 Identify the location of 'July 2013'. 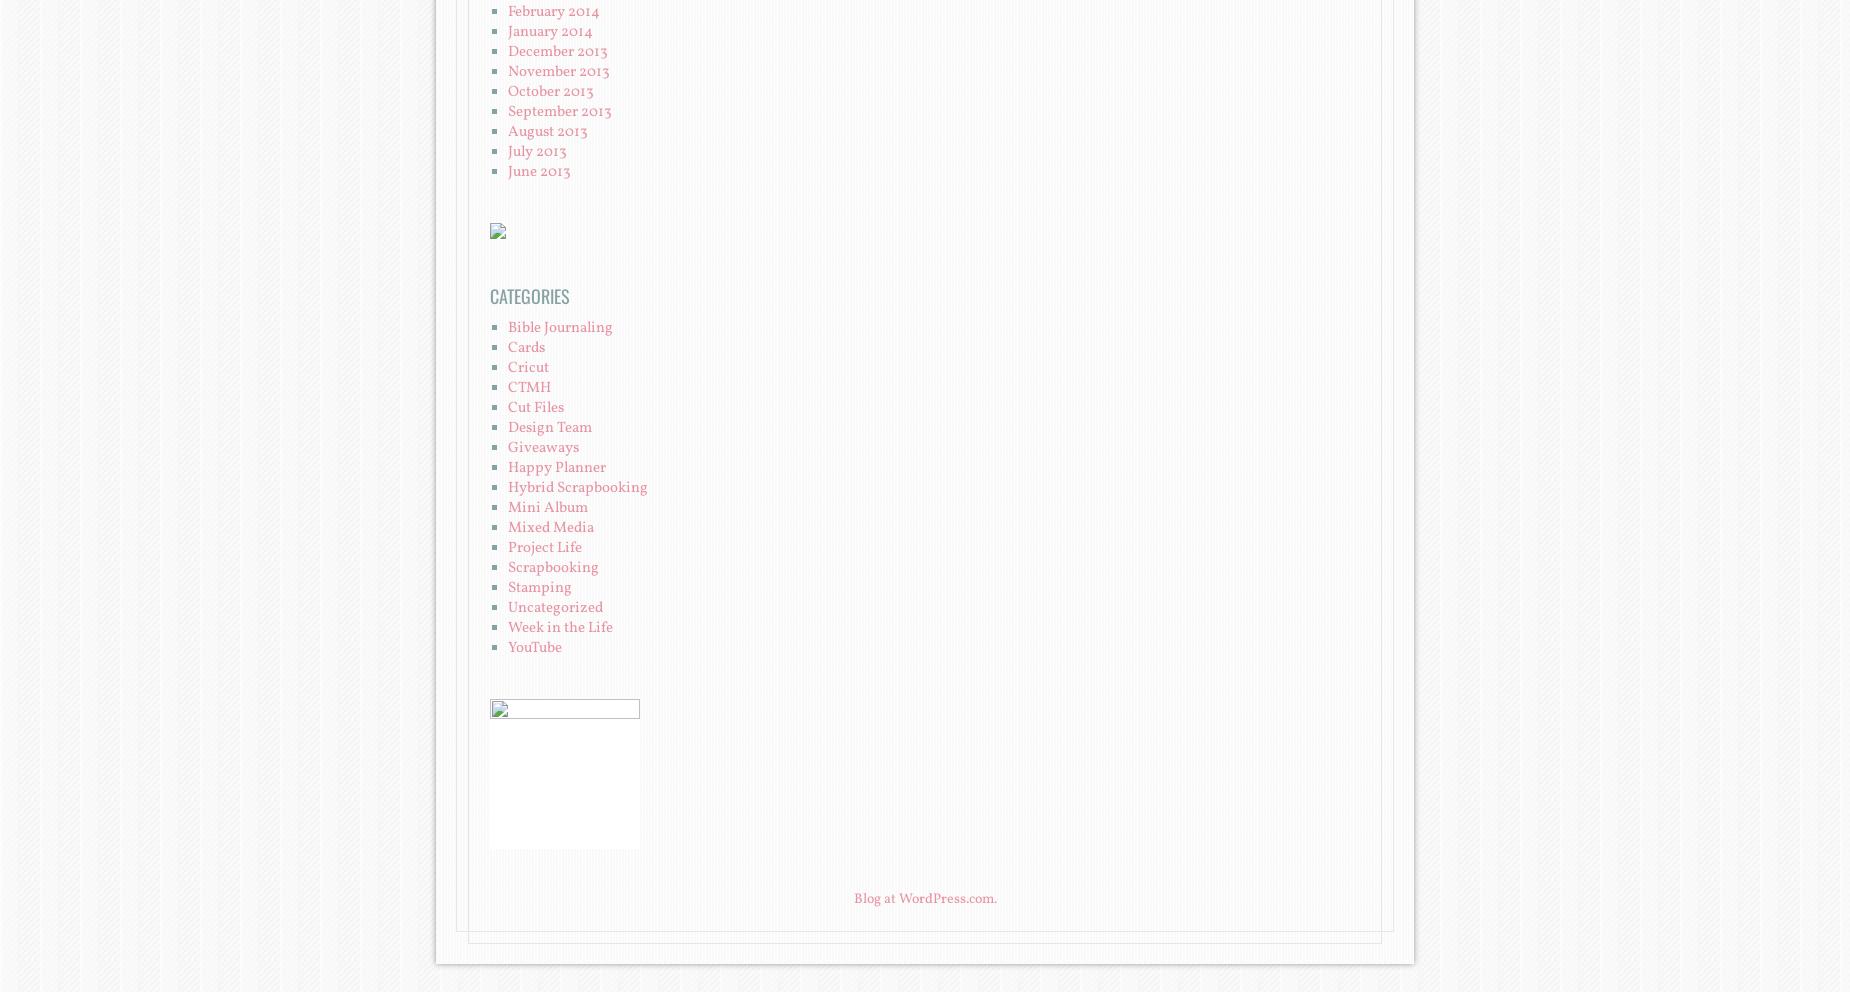
(508, 151).